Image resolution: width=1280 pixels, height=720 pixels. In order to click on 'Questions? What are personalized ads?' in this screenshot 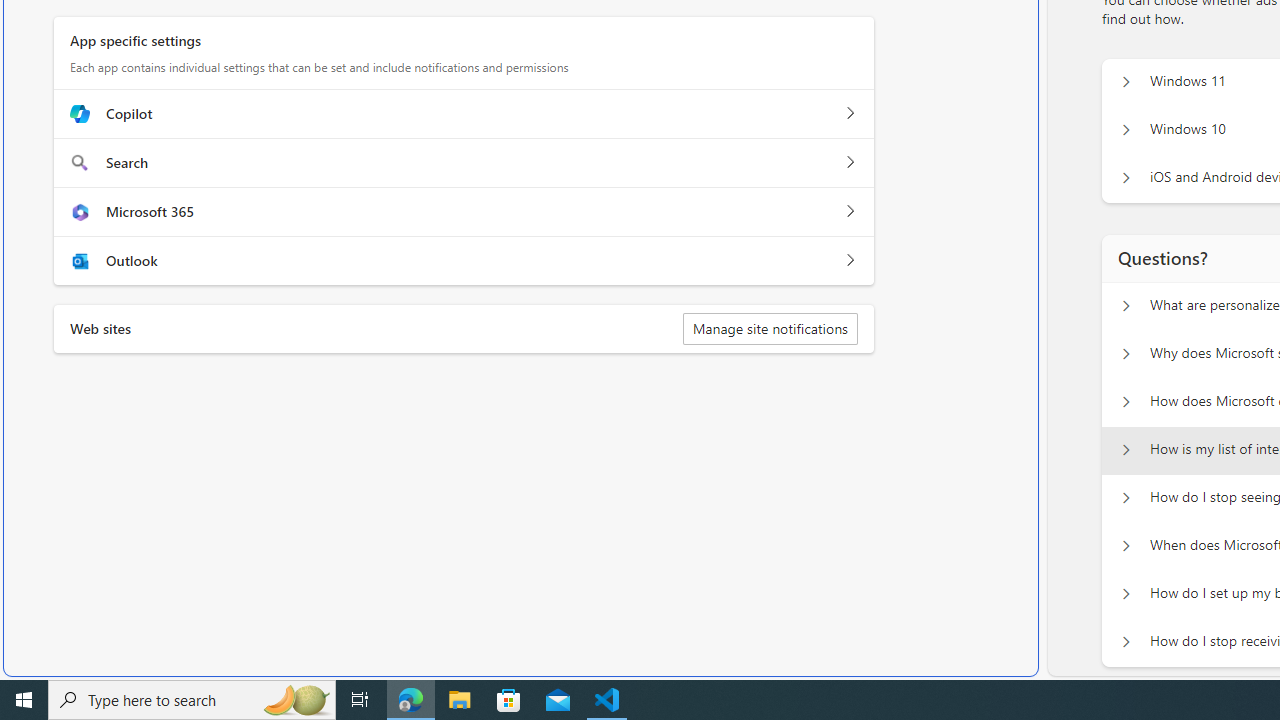, I will do `click(1125, 306)`.